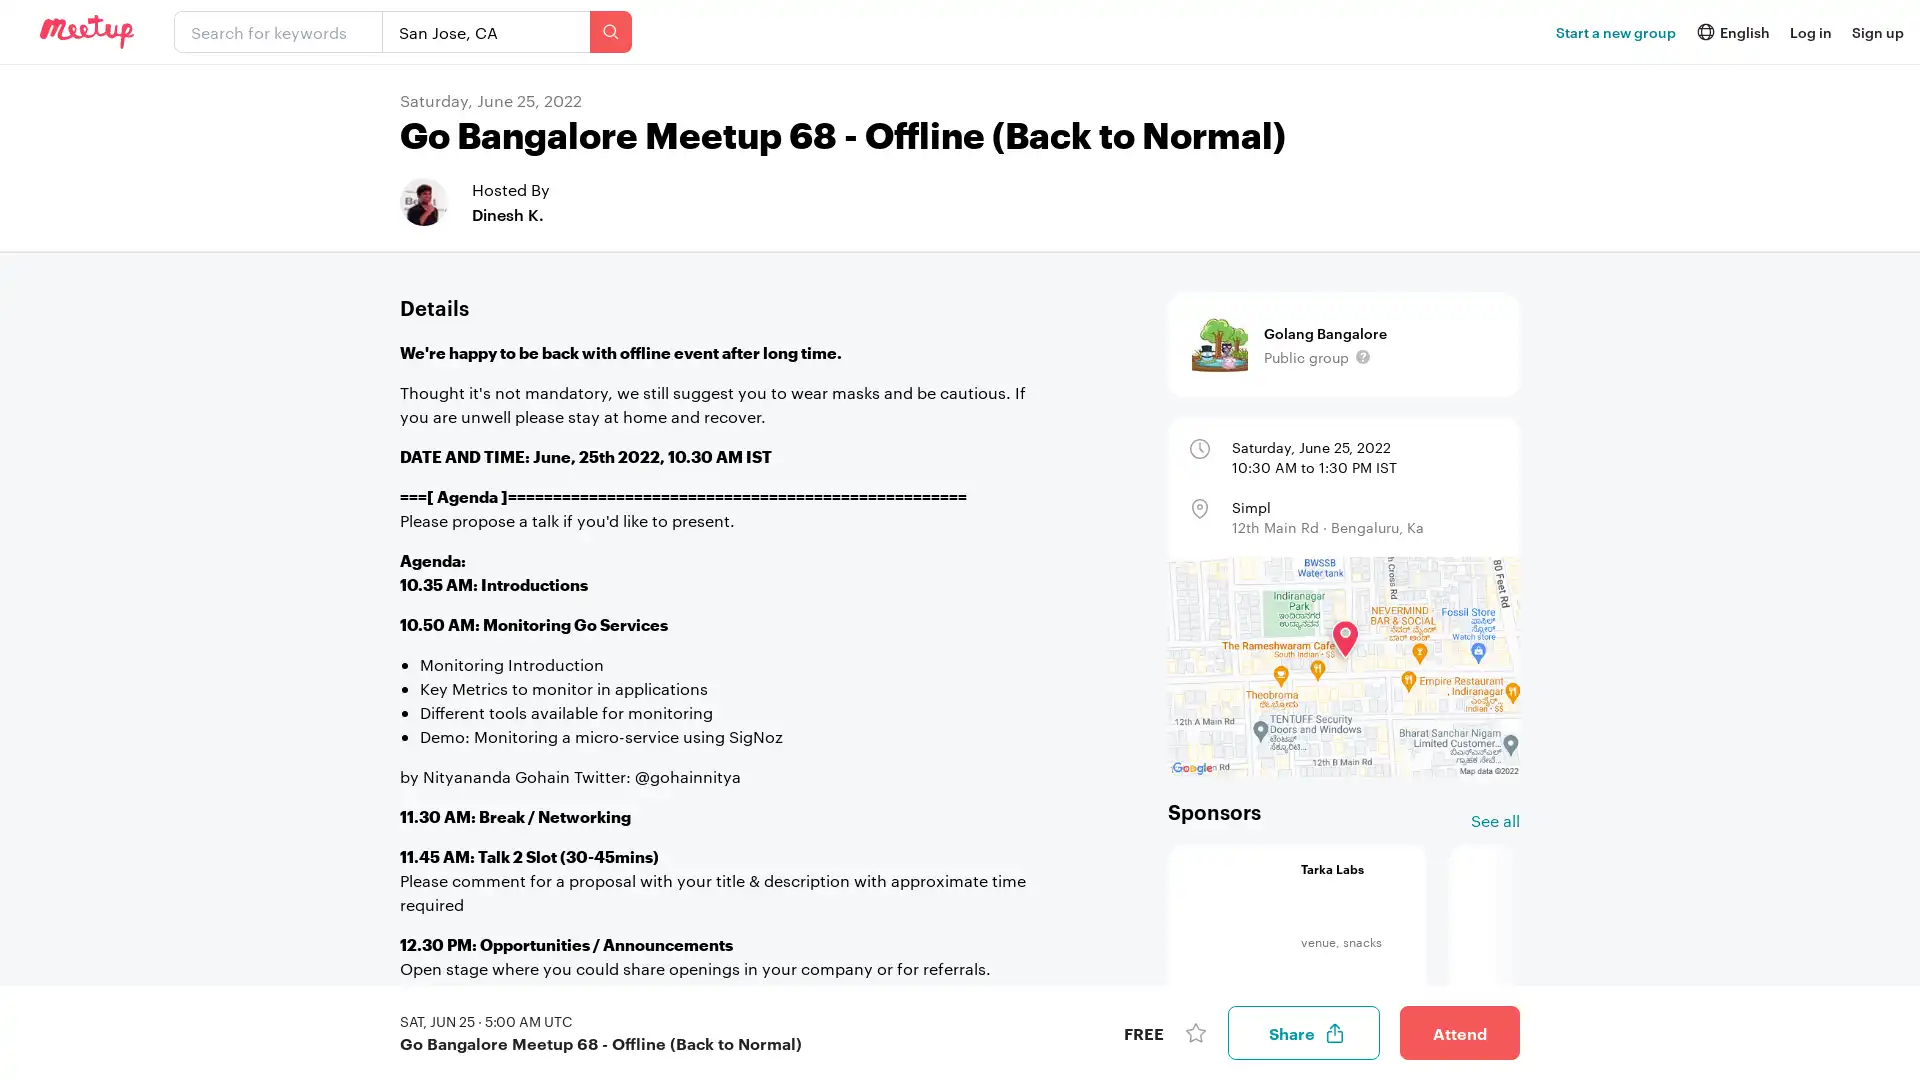 This screenshot has height=1080, width=1920. What do you see at coordinates (609, 31) in the screenshot?
I see `Search events` at bounding box center [609, 31].